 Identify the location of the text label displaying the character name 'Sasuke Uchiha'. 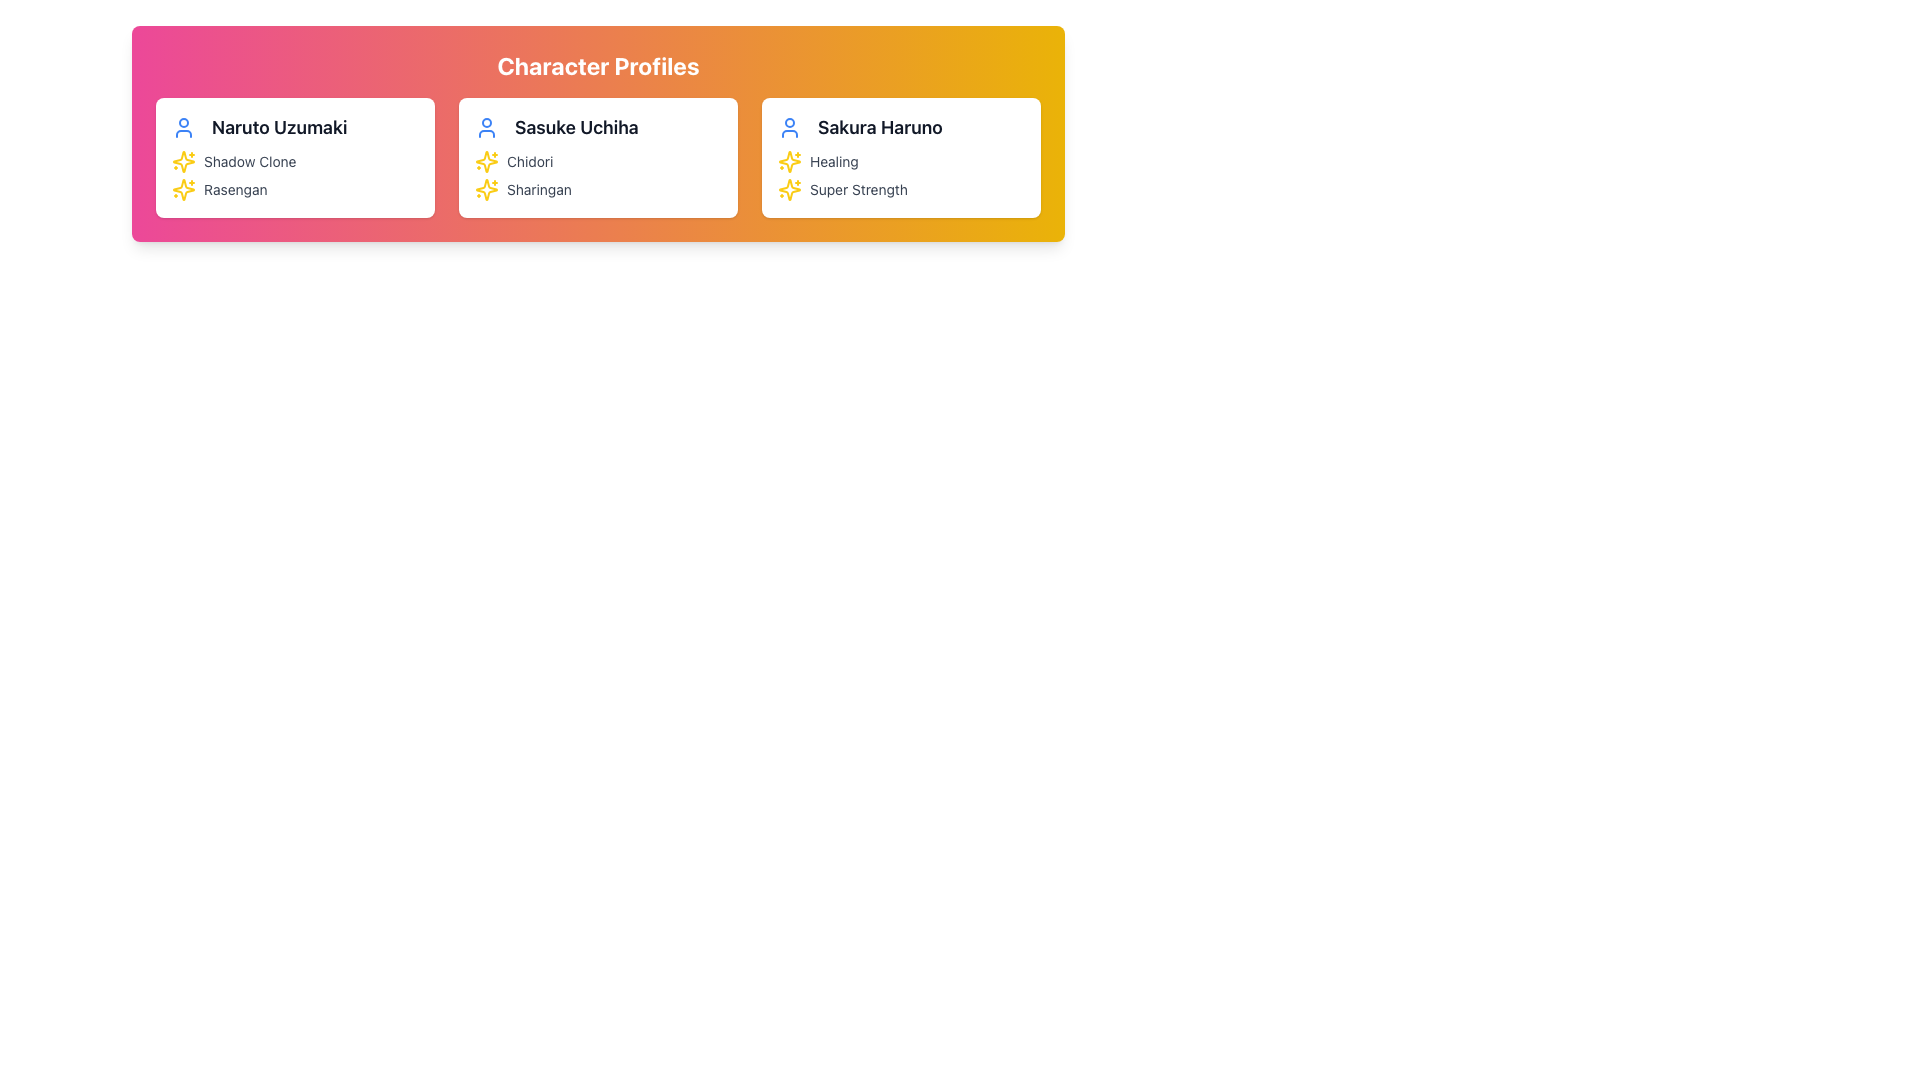
(597, 127).